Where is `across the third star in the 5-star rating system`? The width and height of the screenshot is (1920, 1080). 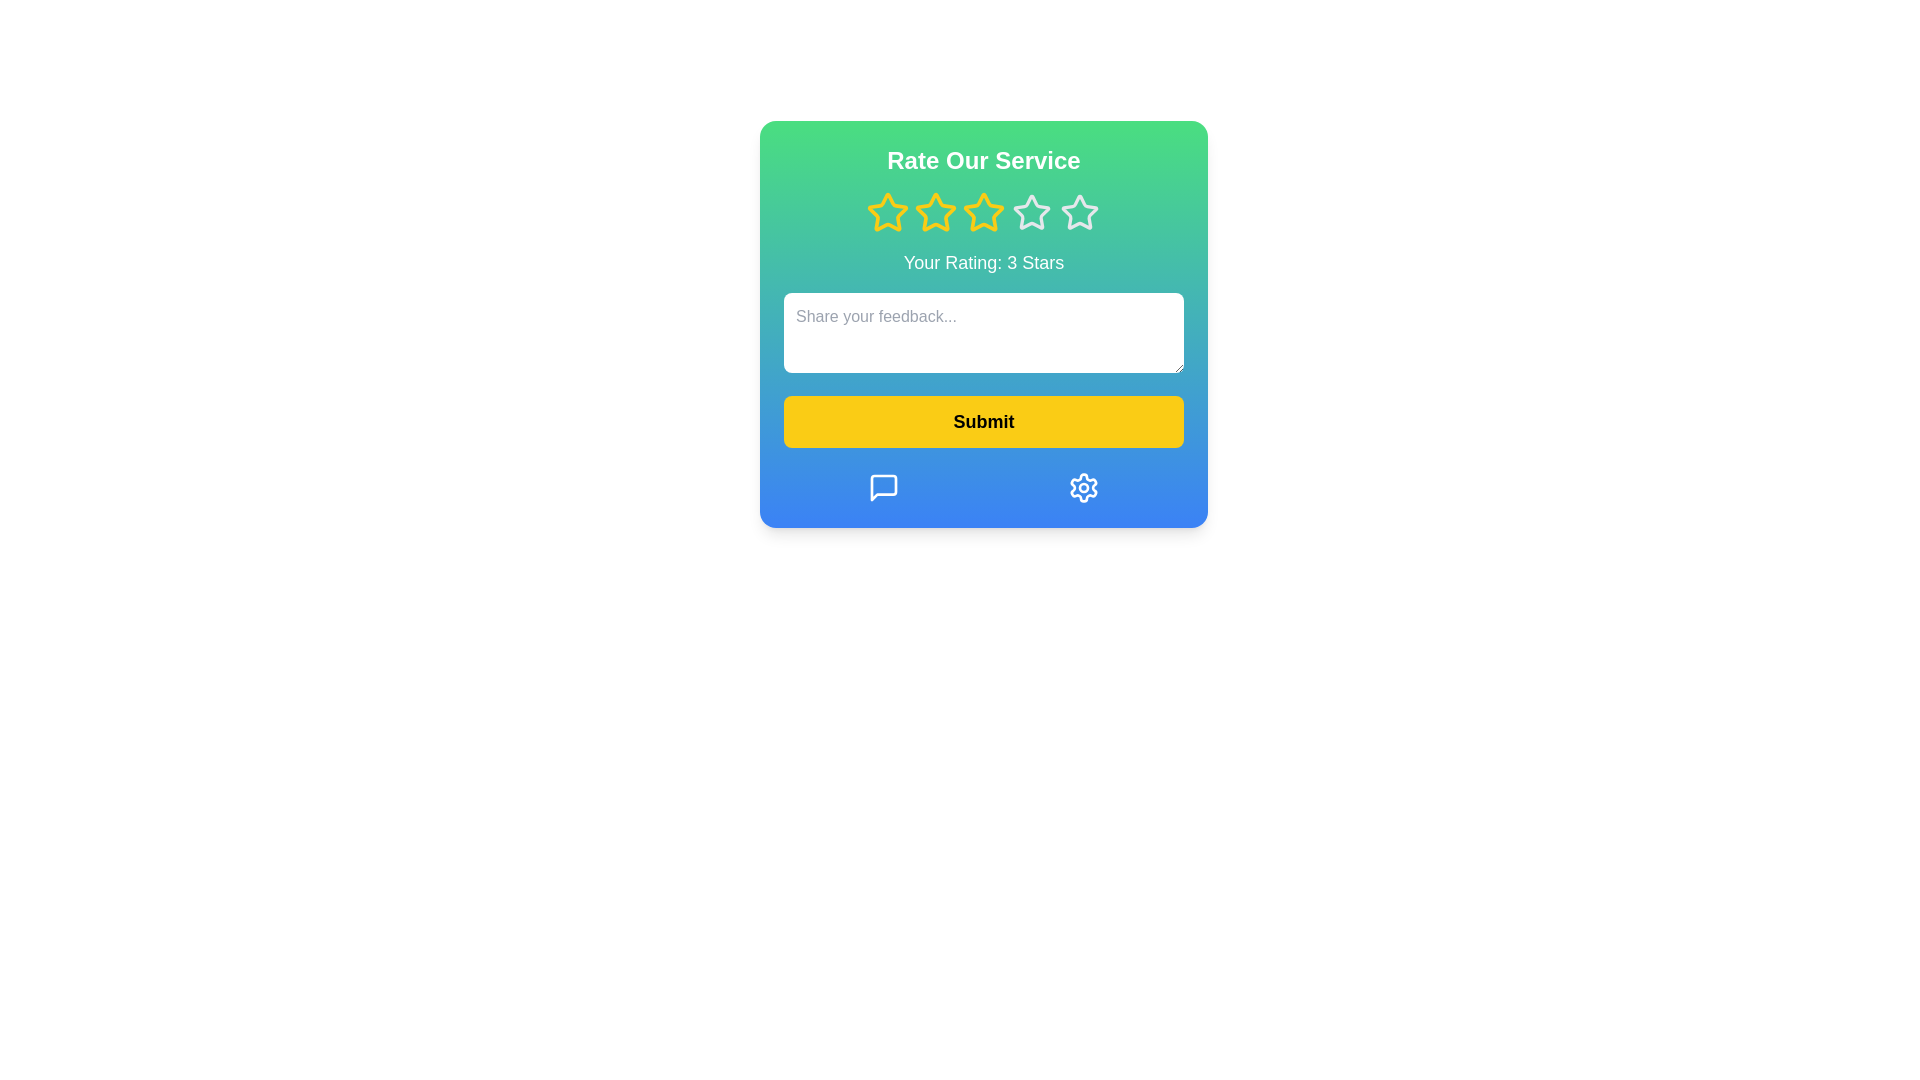 across the third star in the 5-star rating system is located at coordinates (983, 212).